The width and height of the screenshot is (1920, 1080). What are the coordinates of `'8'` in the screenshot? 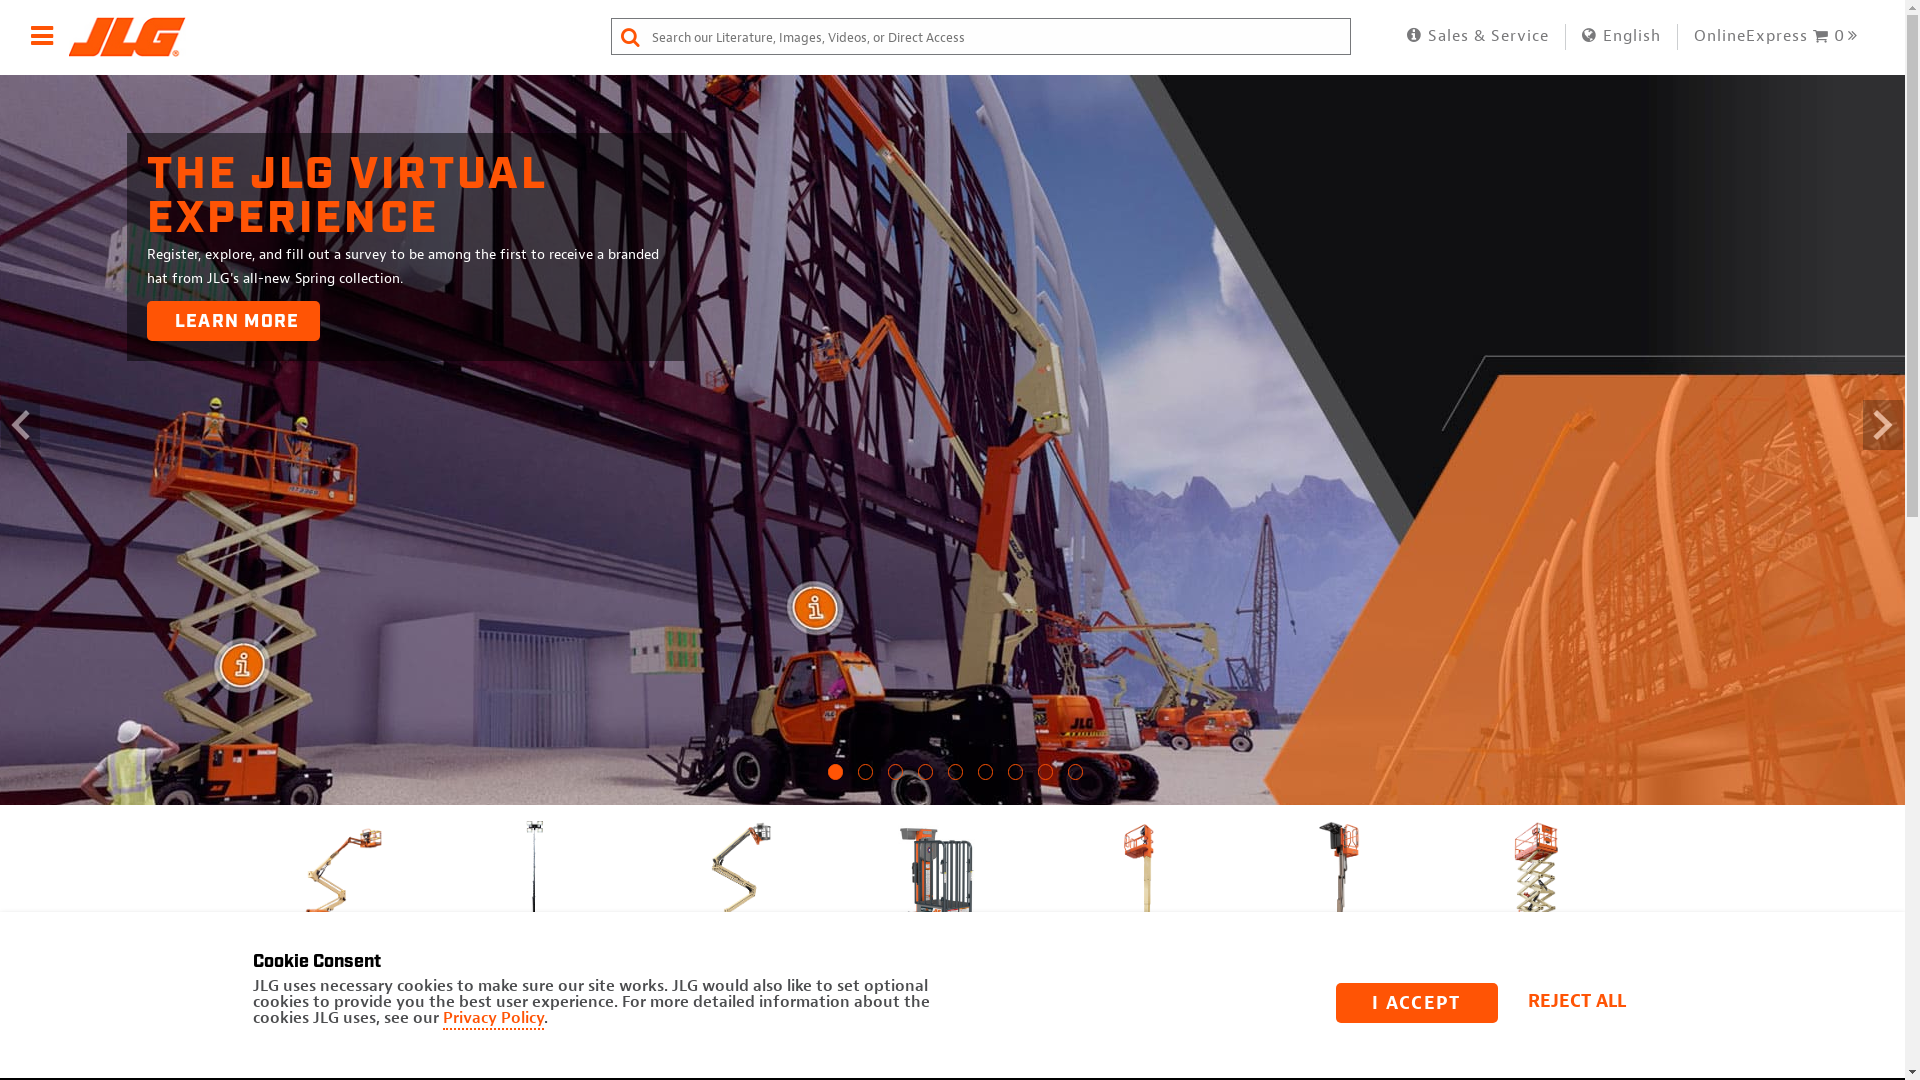 It's located at (1044, 778).